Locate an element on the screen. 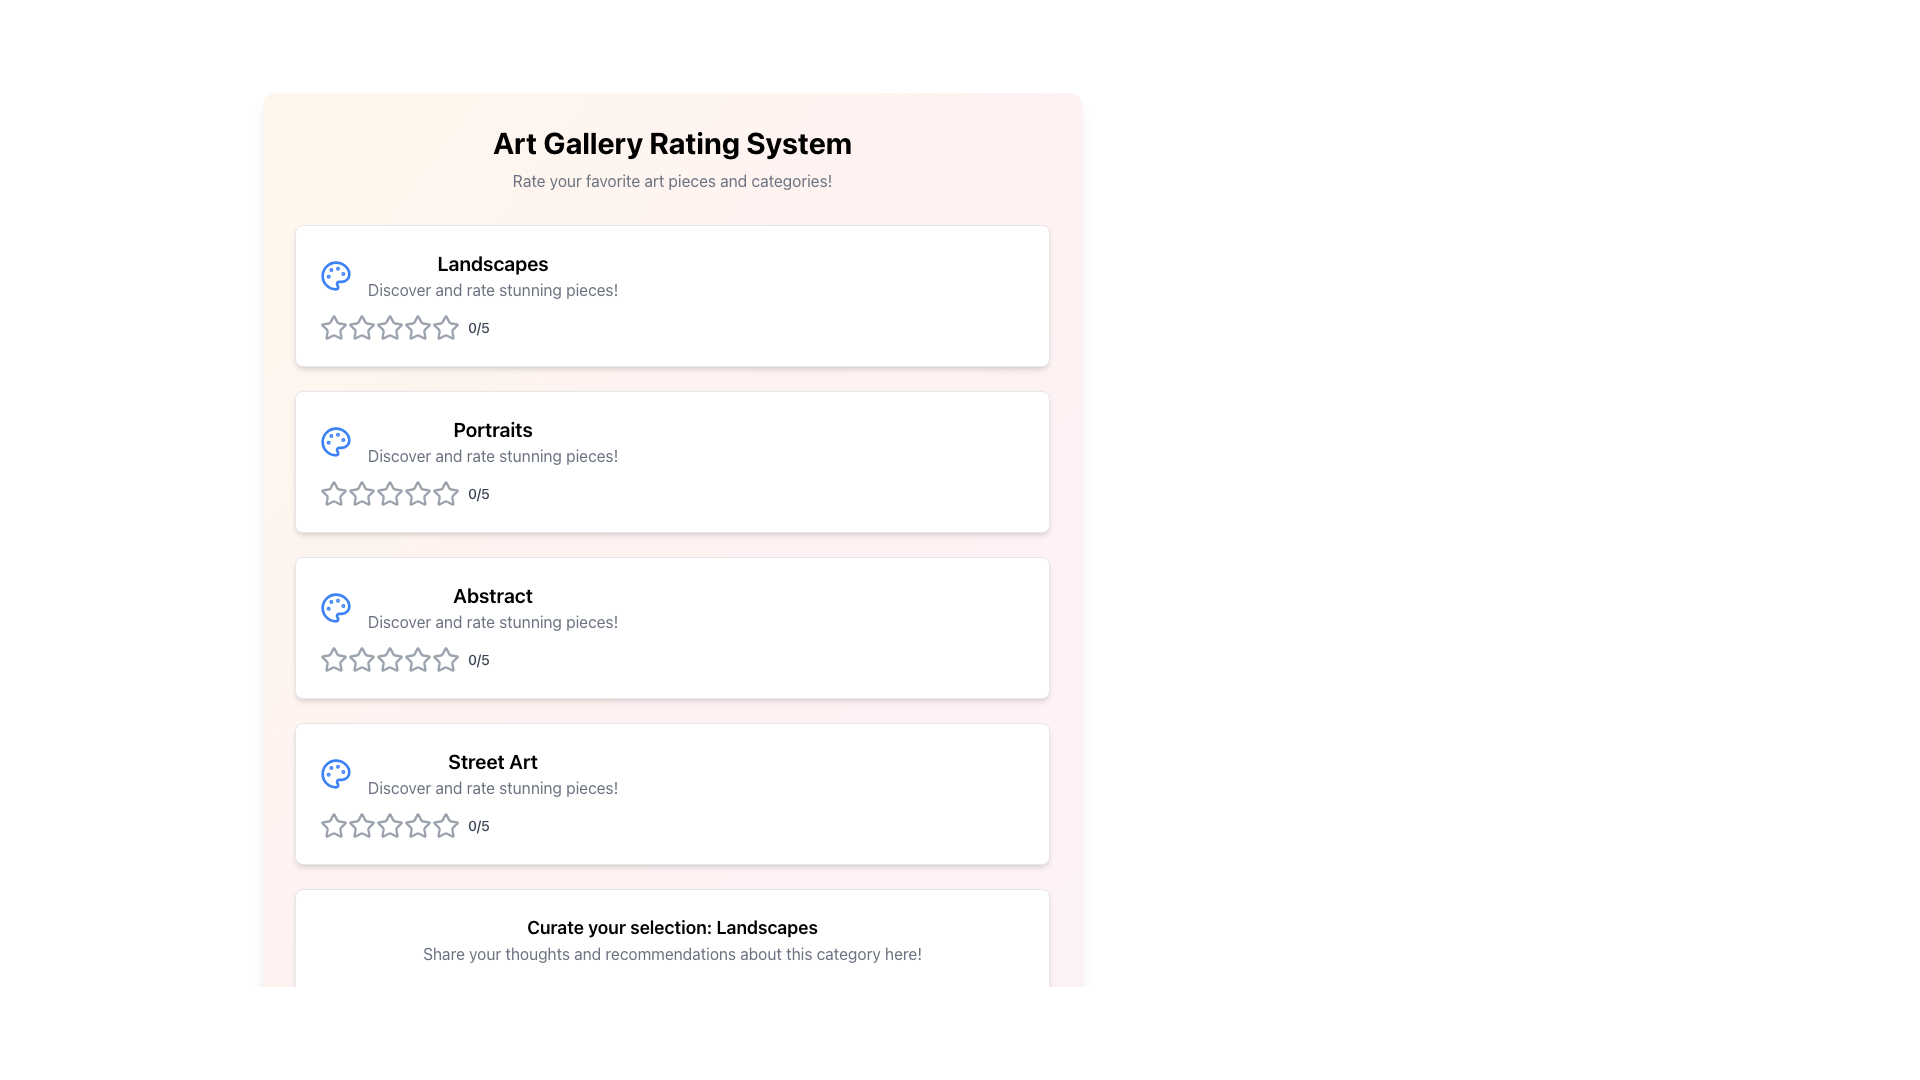 The width and height of the screenshot is (1920, 1080). the fifth star-shaped rating icon to rate it in the 'Portraits' section, which is located to the right of the preceding stars and directly left of the text '0/5' is located at coordinates (445, 493).